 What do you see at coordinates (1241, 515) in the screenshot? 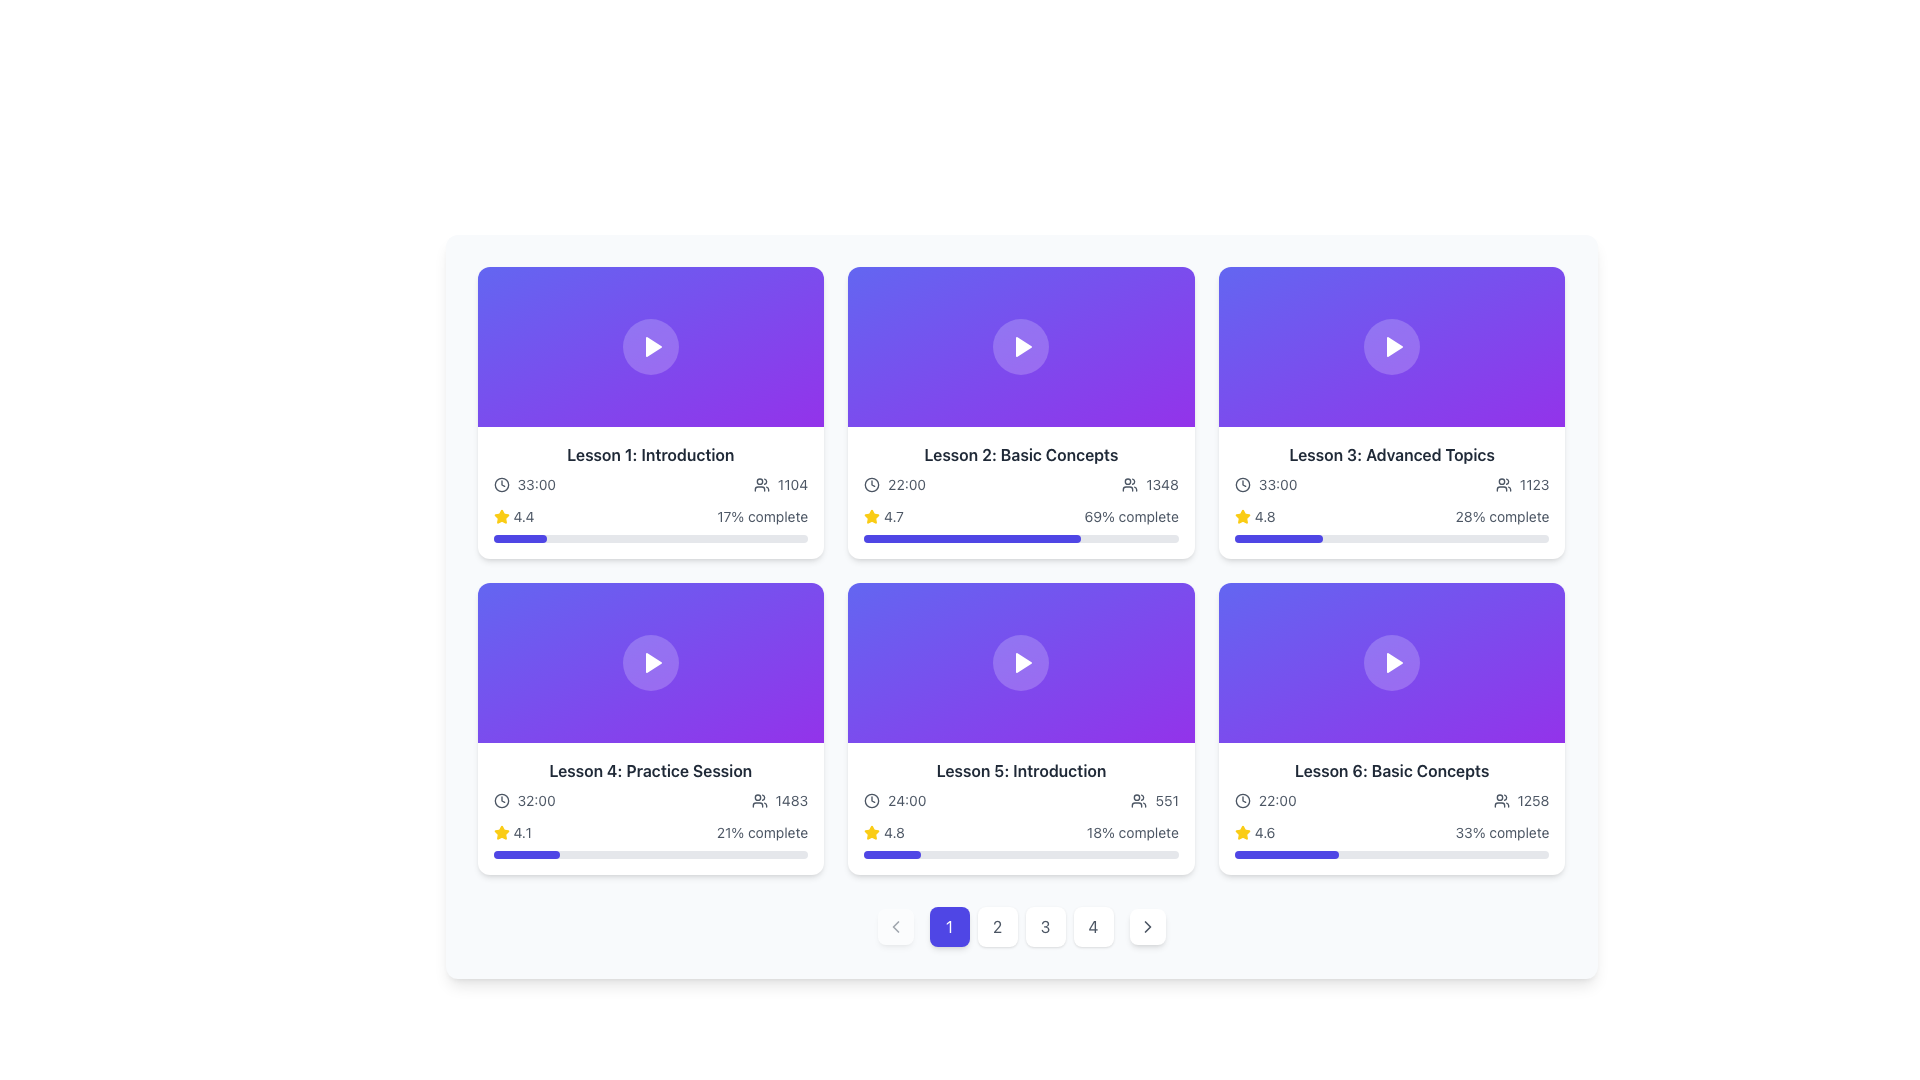
I see `the yellow star-shaped icon representing the rating system for 'Lesson 2: Basic Concepts', located in the bottom section of the card interface` at bounding box center [1241, 515].